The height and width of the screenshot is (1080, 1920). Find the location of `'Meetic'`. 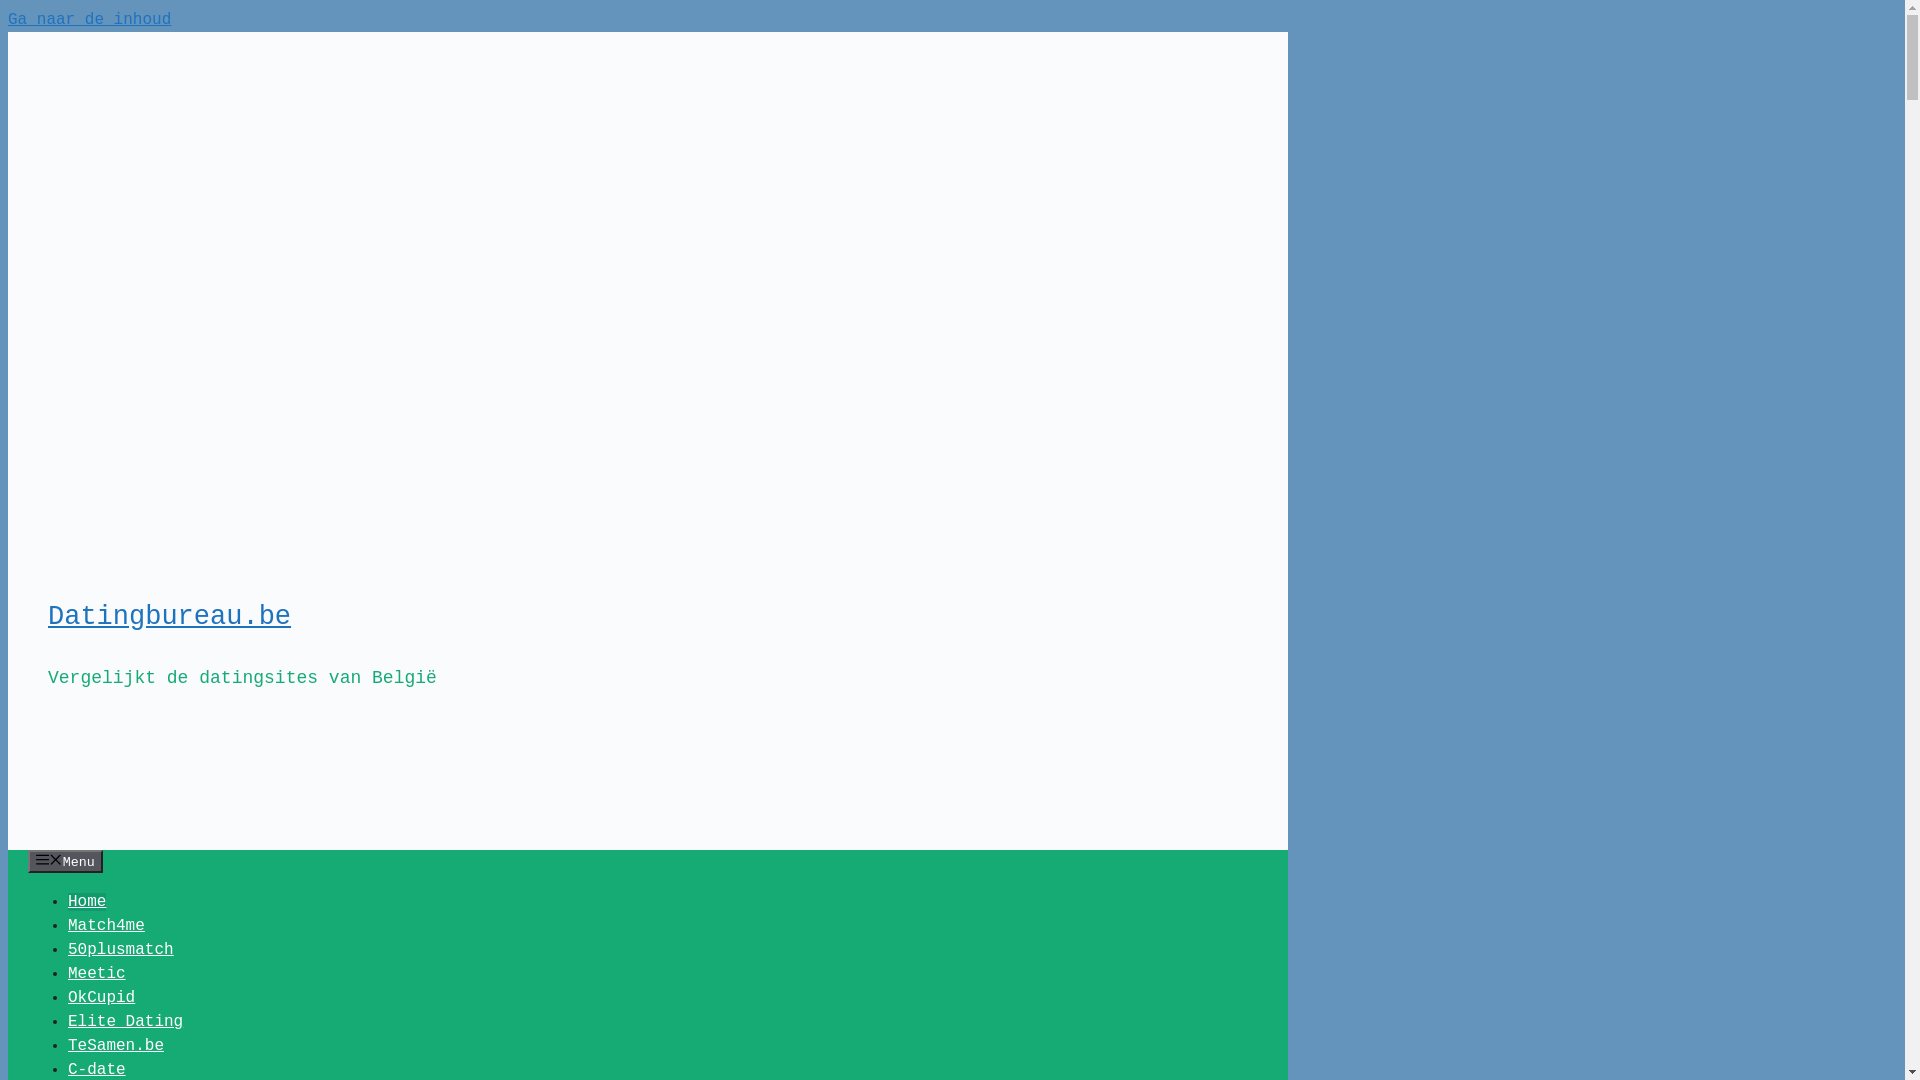

'Meetic' is located at coordinates (95, 973).